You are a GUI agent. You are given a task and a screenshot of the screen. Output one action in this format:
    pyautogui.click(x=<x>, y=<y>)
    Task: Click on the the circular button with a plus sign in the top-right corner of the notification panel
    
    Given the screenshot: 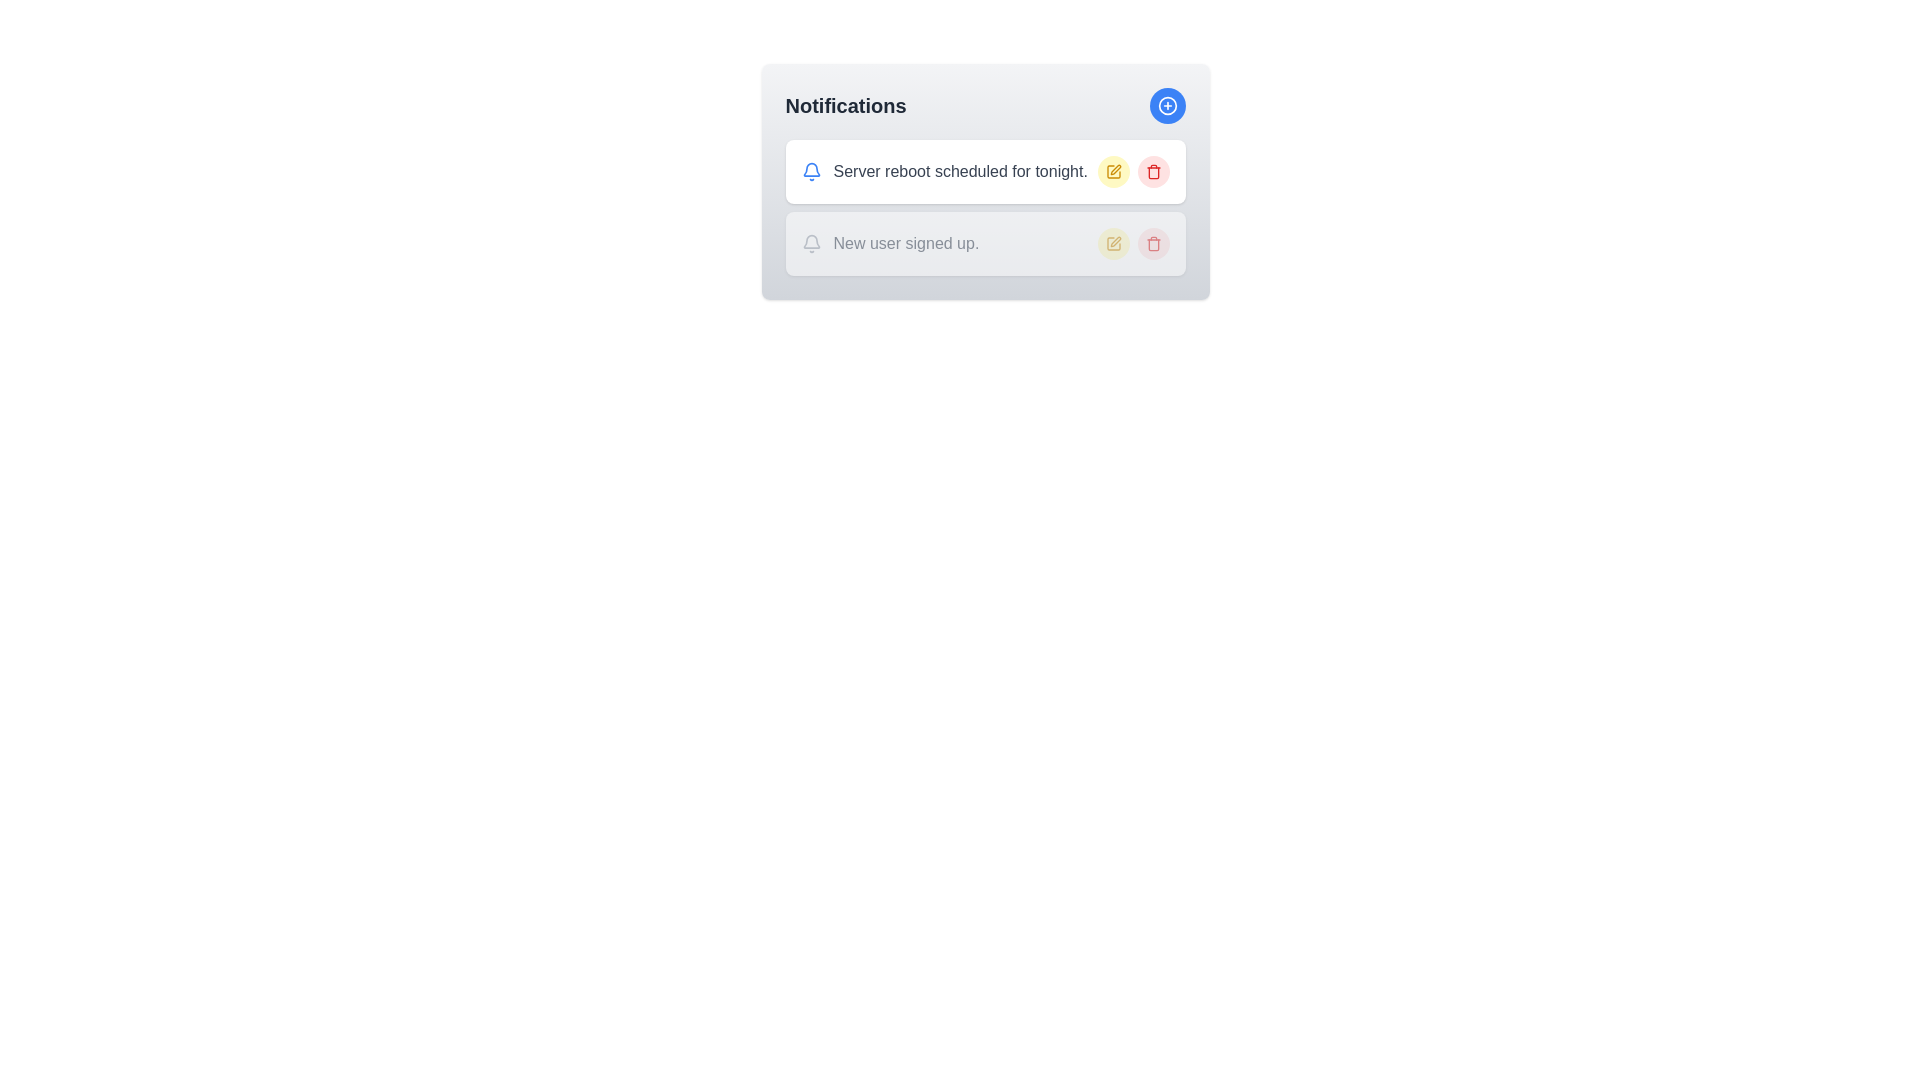 What is the action you would take?
    pyautogui.click(x=1167, y=105)
    